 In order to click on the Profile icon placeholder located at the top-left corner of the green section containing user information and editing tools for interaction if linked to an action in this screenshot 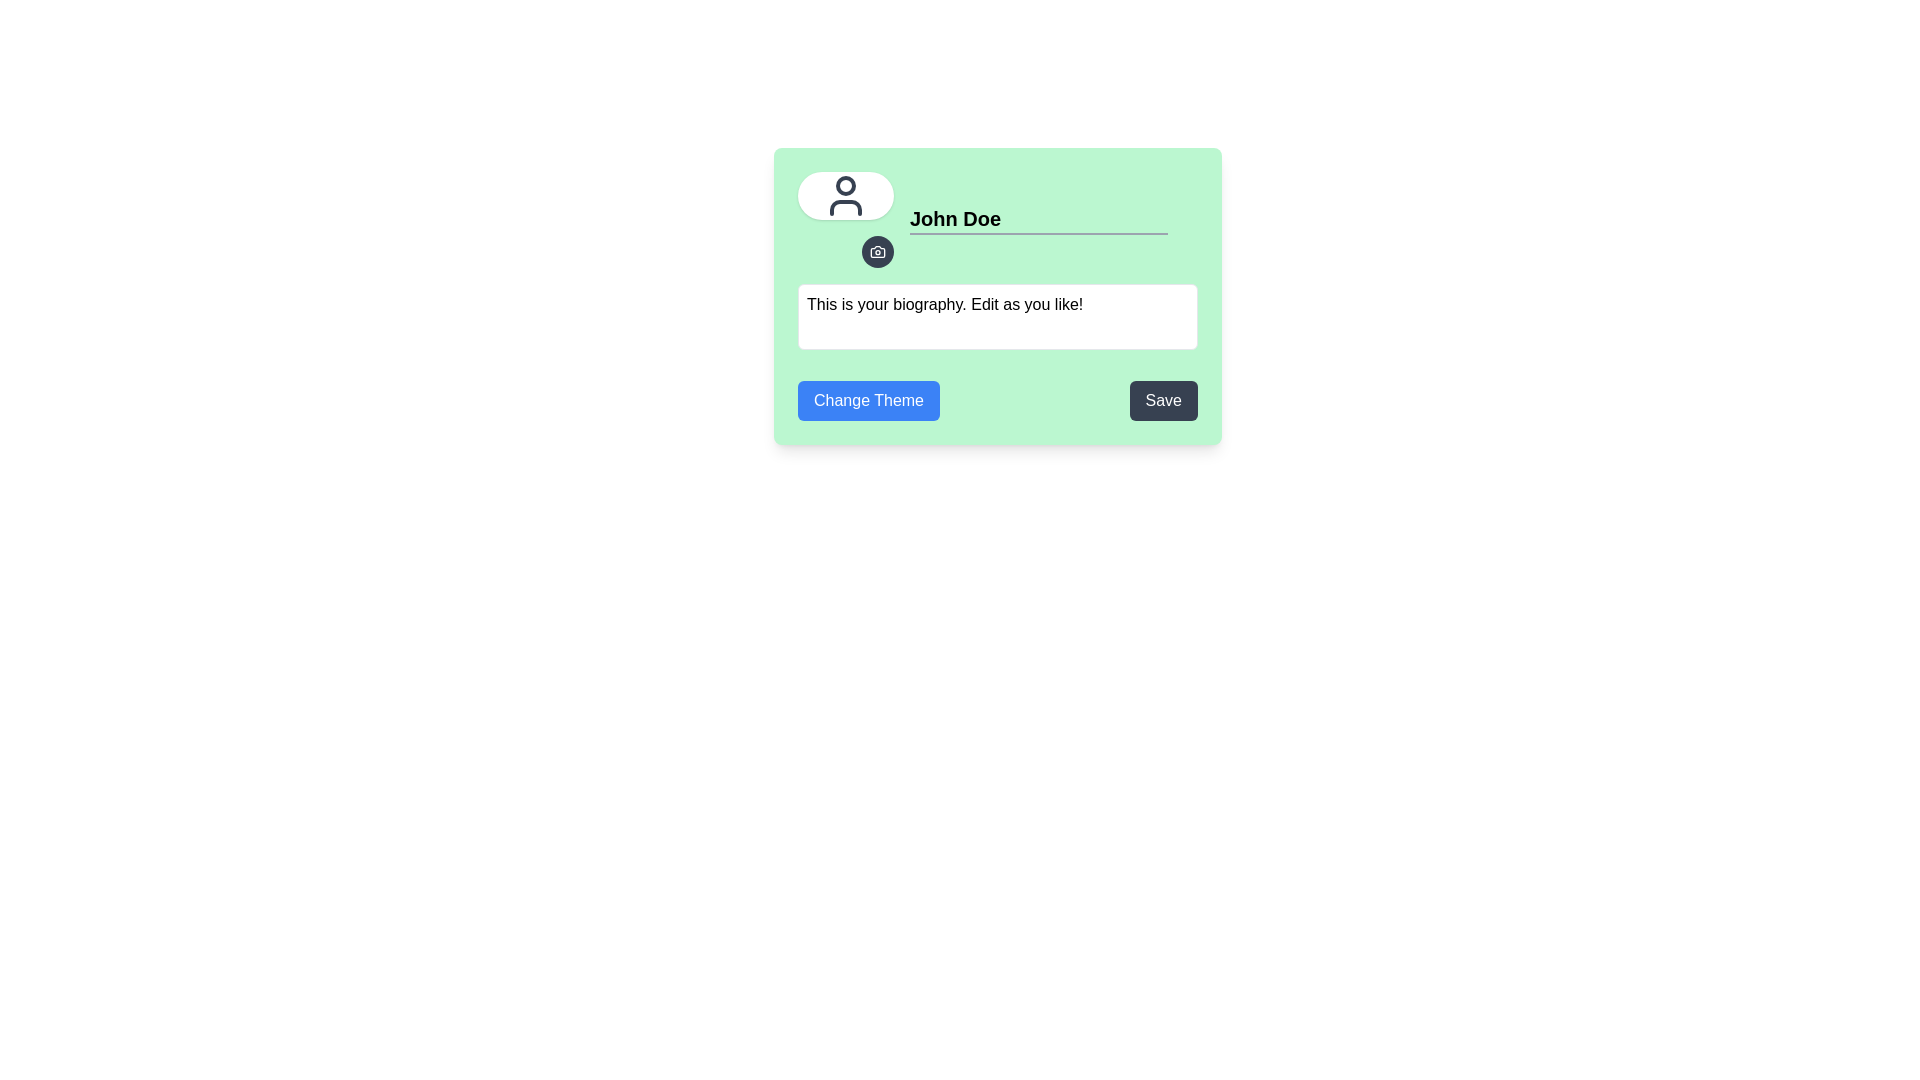, I will do `click(845, 196)`.